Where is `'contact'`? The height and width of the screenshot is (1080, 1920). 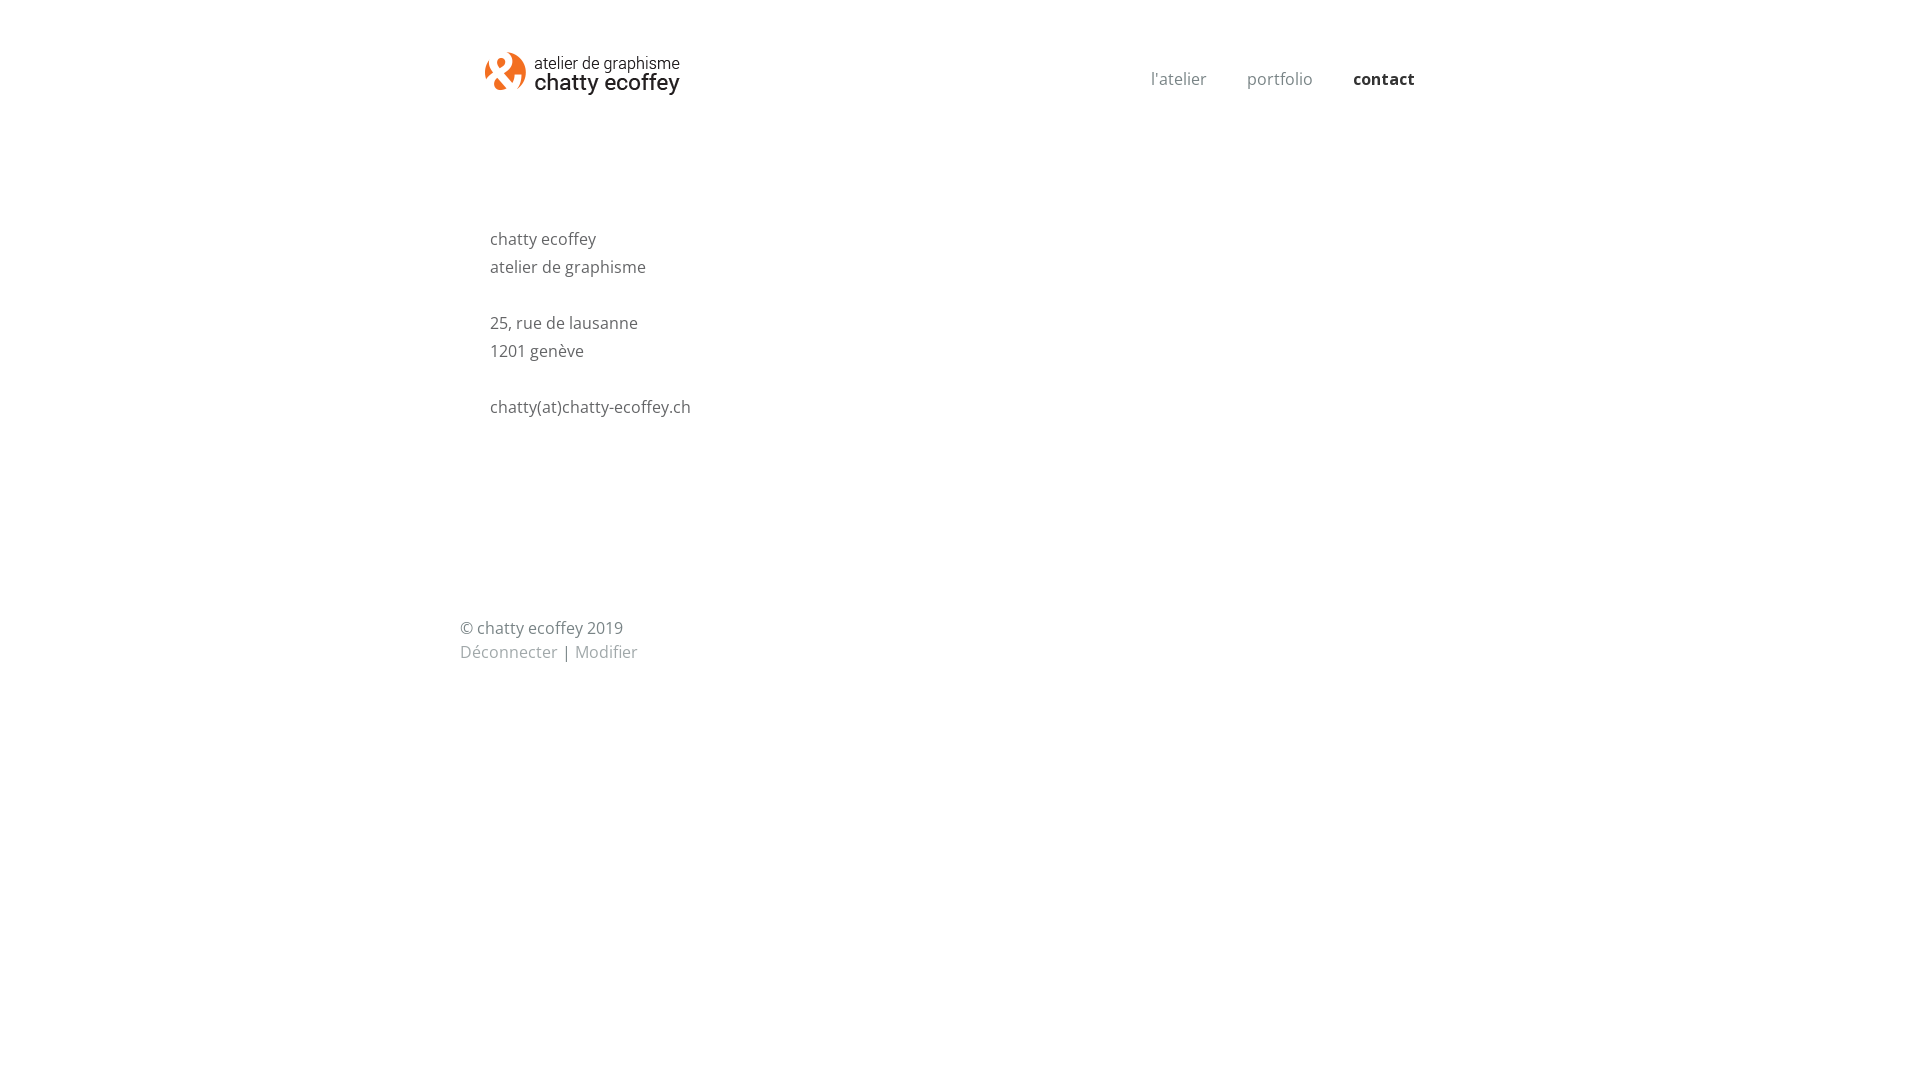
'contact' is located at coordinates (1338, 77).